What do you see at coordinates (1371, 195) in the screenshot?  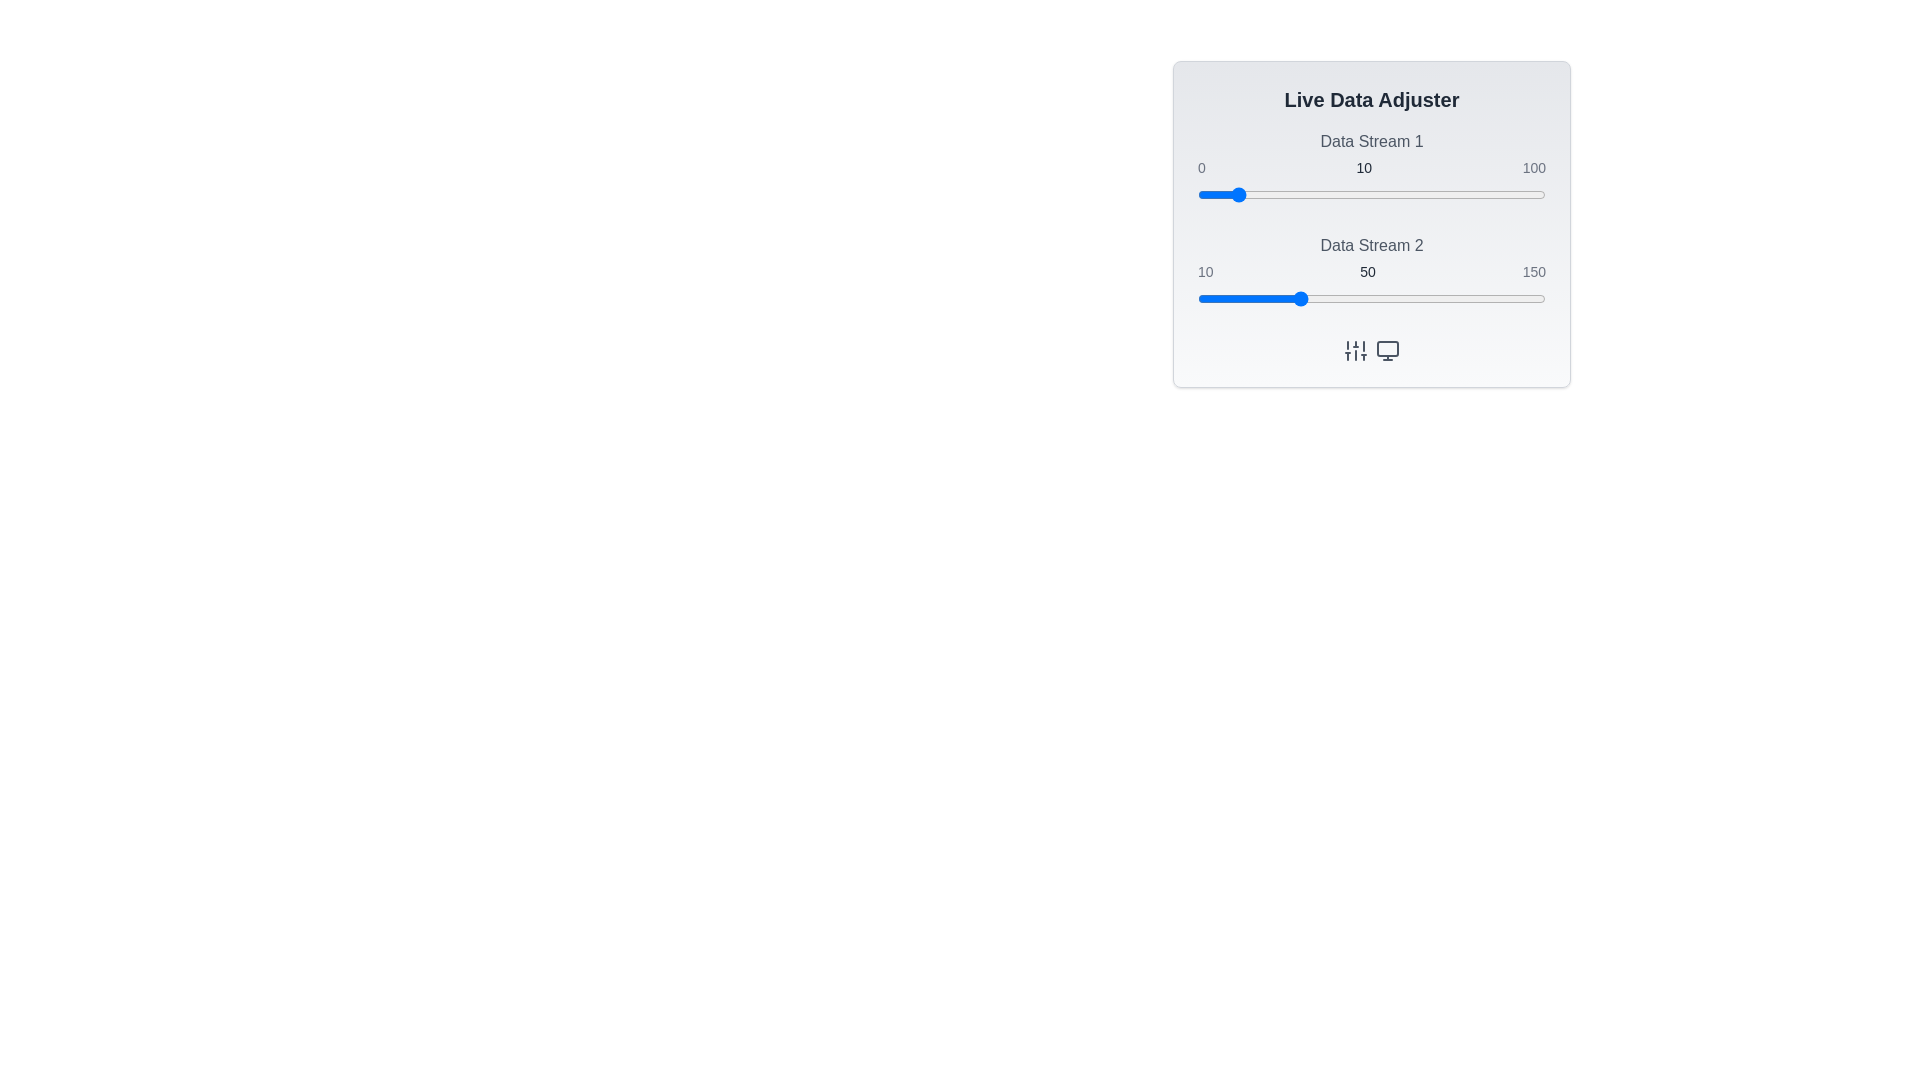 I see `the track of the horizontal slider located within the 'Data Stream 1' section to set the value` at bounding box center [1371, 195].